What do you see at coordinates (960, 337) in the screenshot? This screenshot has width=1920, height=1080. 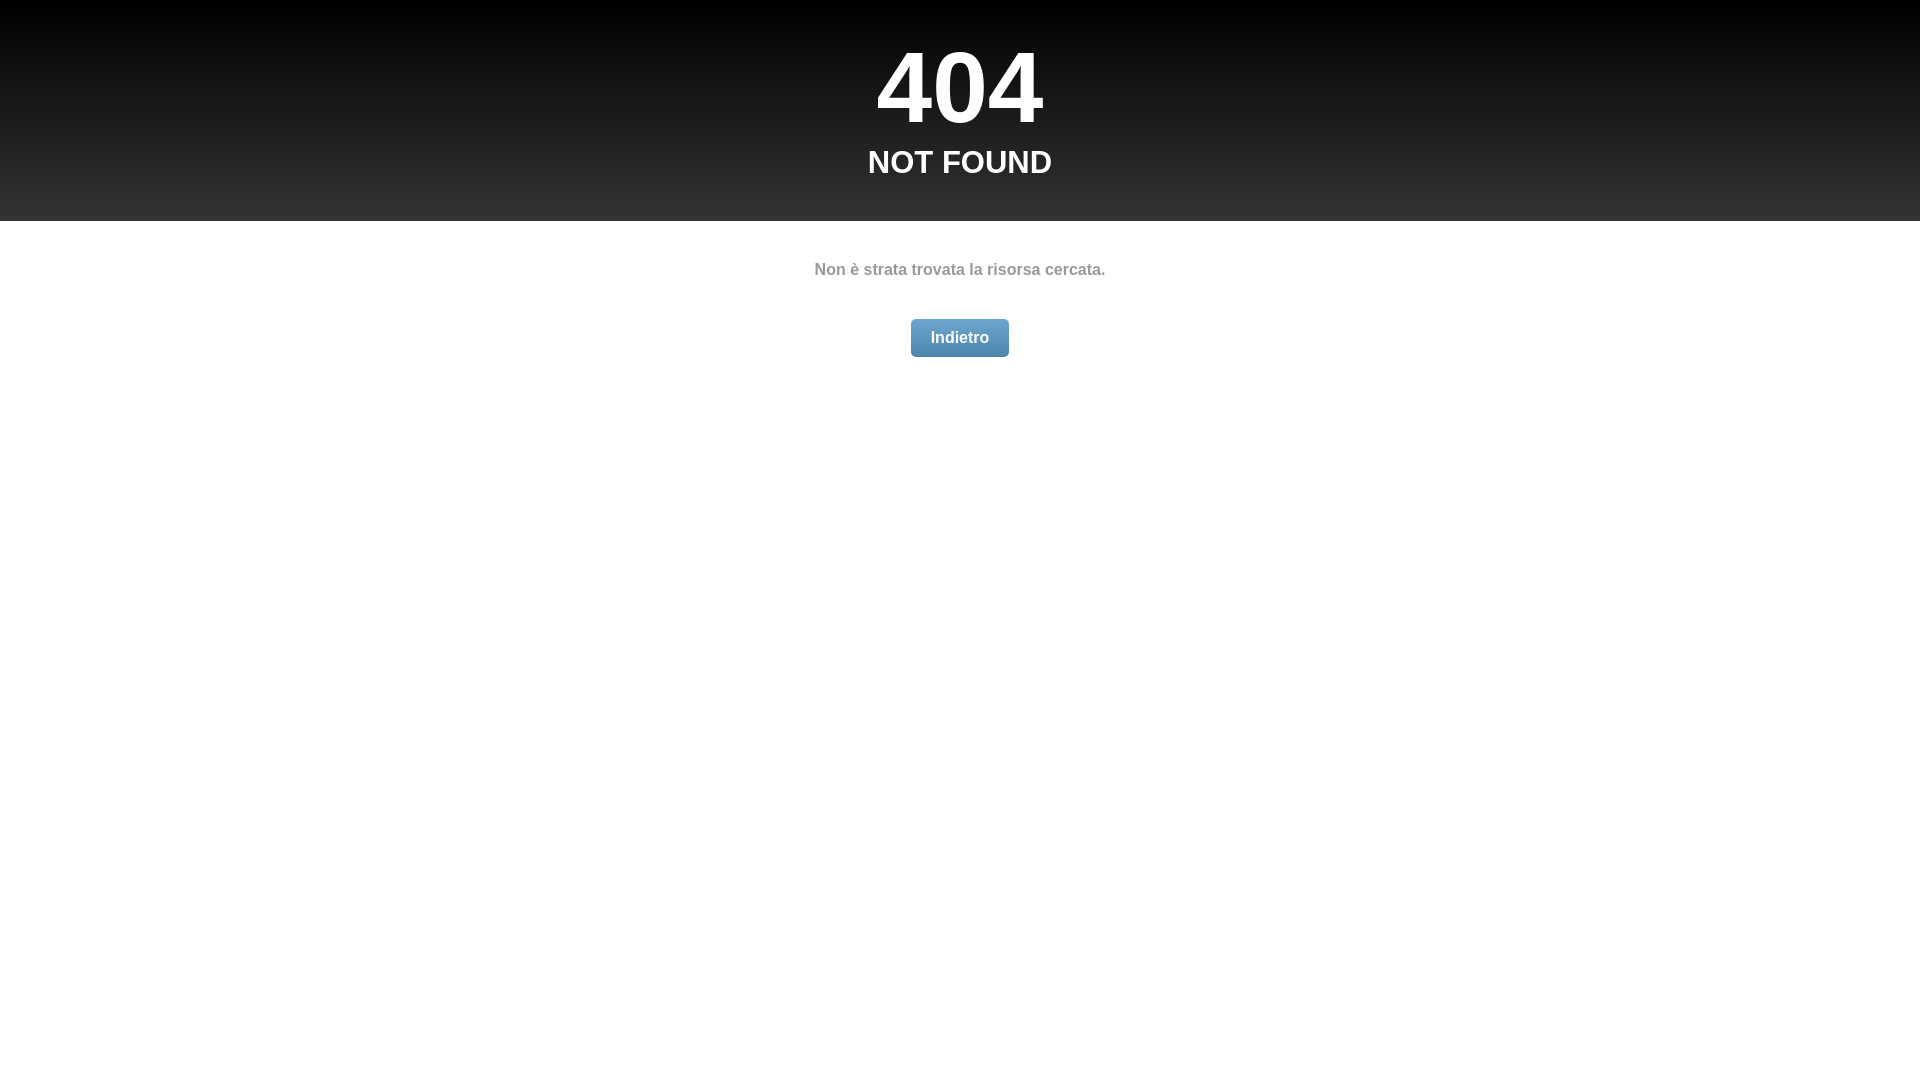 I see `'Indietro'` at bounding box center [960, 337].